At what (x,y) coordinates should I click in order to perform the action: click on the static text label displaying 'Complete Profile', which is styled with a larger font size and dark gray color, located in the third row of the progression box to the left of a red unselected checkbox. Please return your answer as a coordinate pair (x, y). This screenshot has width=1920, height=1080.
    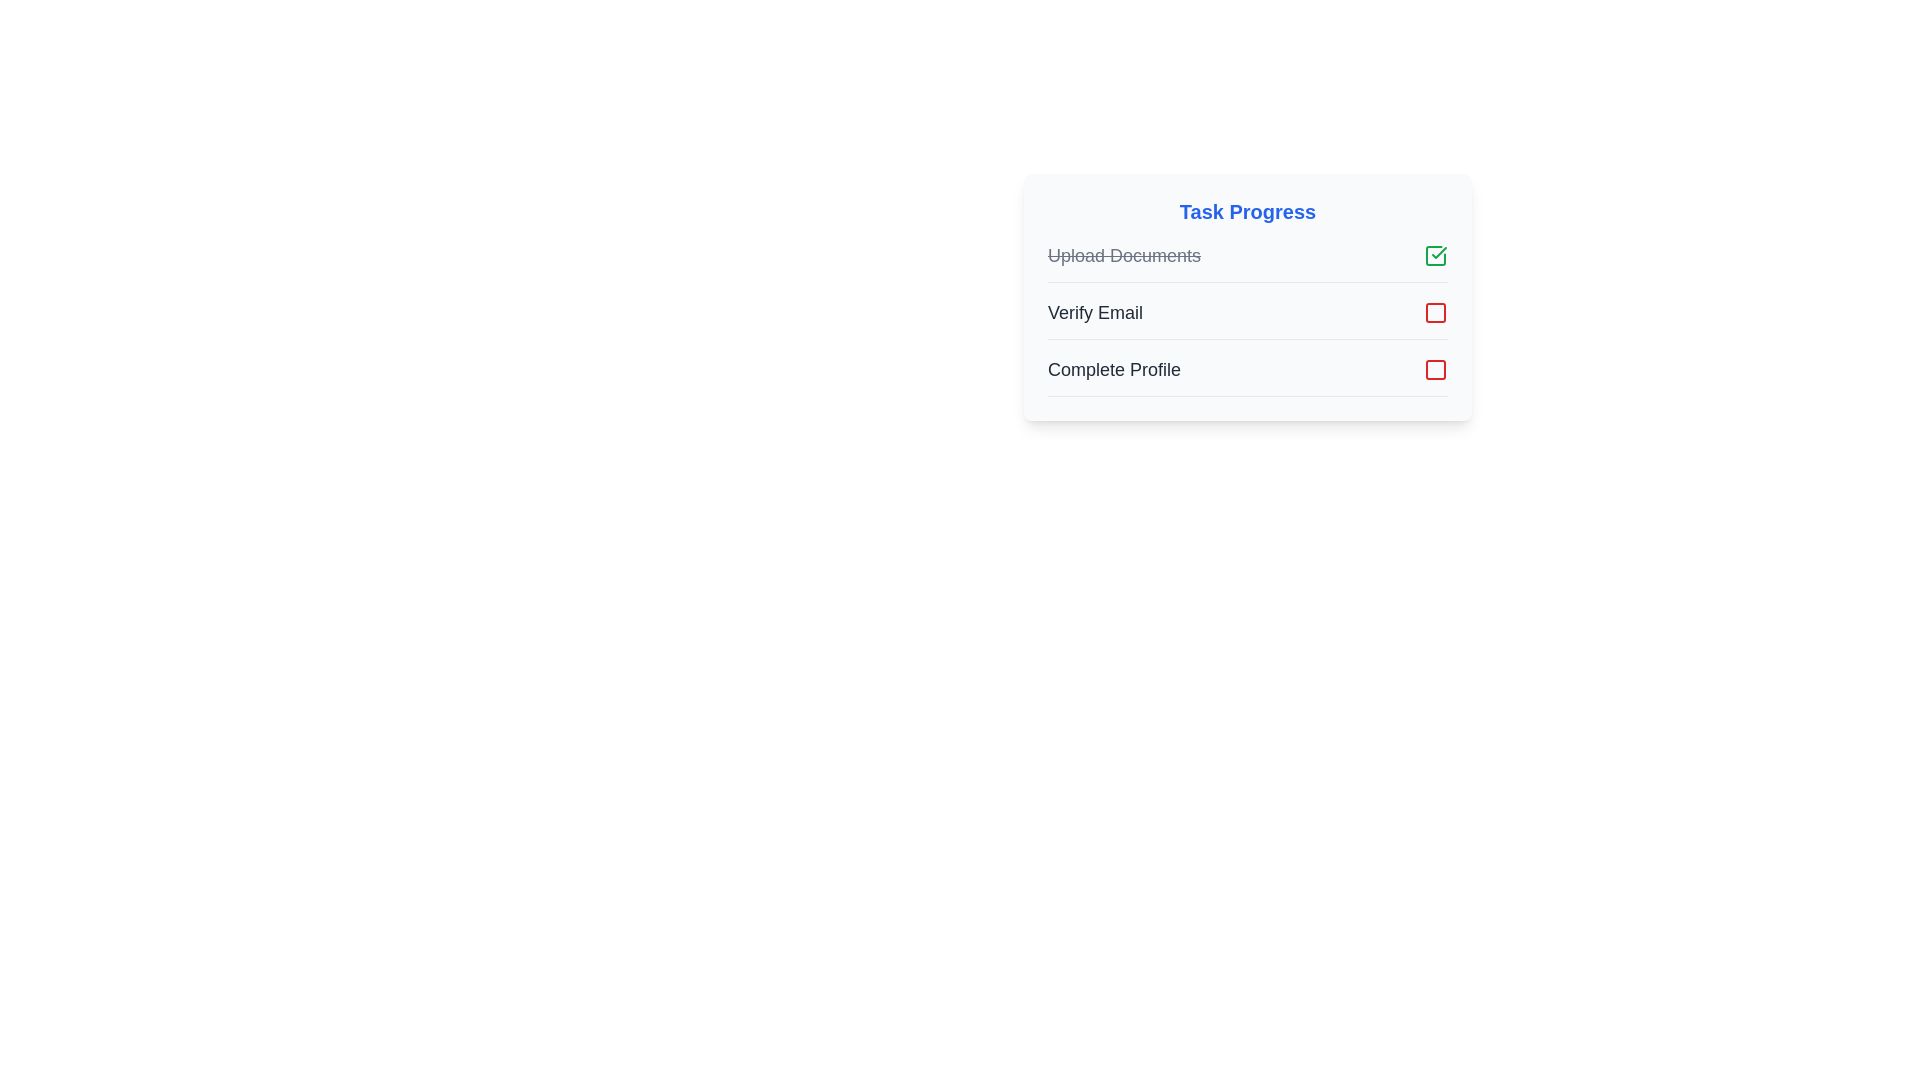
    Looking at the image, I should click on (1113, 370).